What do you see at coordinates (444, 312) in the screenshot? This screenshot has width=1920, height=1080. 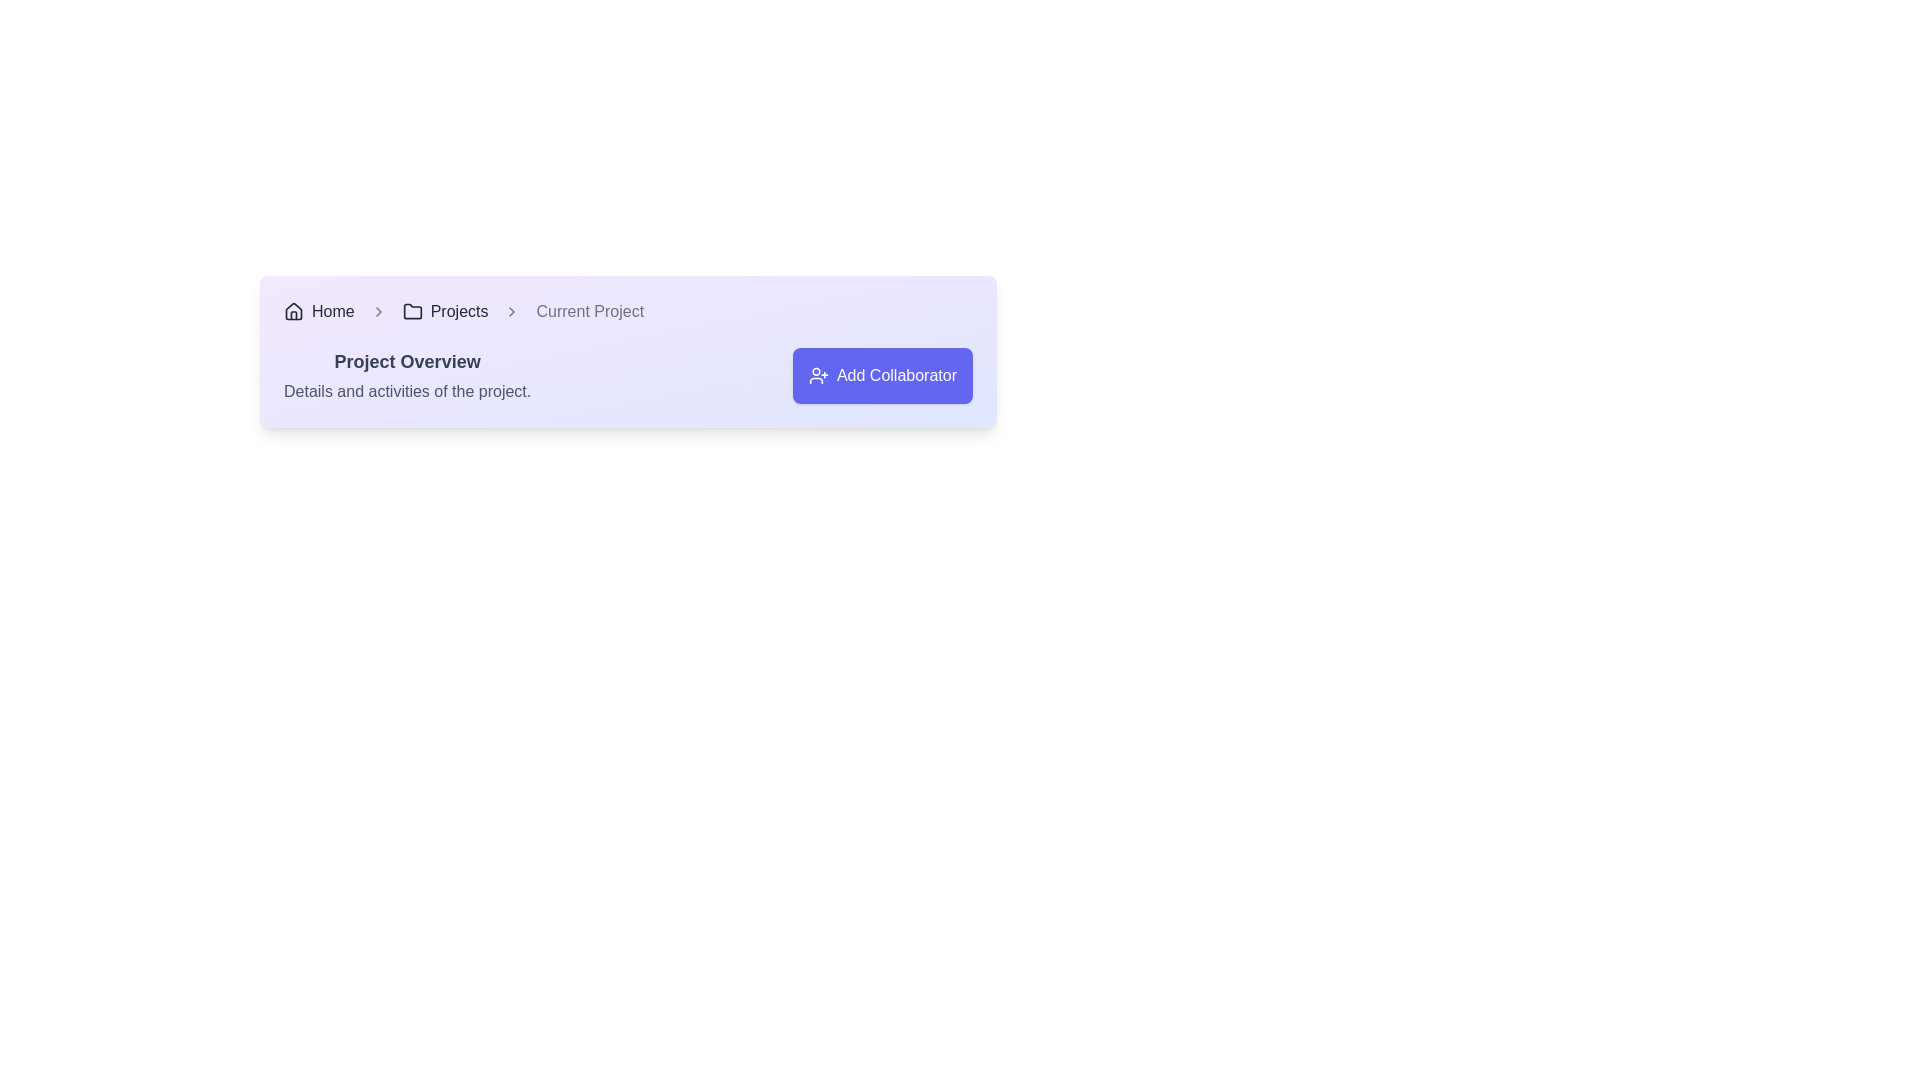 I see `the 'Projects' breadcrumb link with a folder icon` at bounding box center [444, 312].